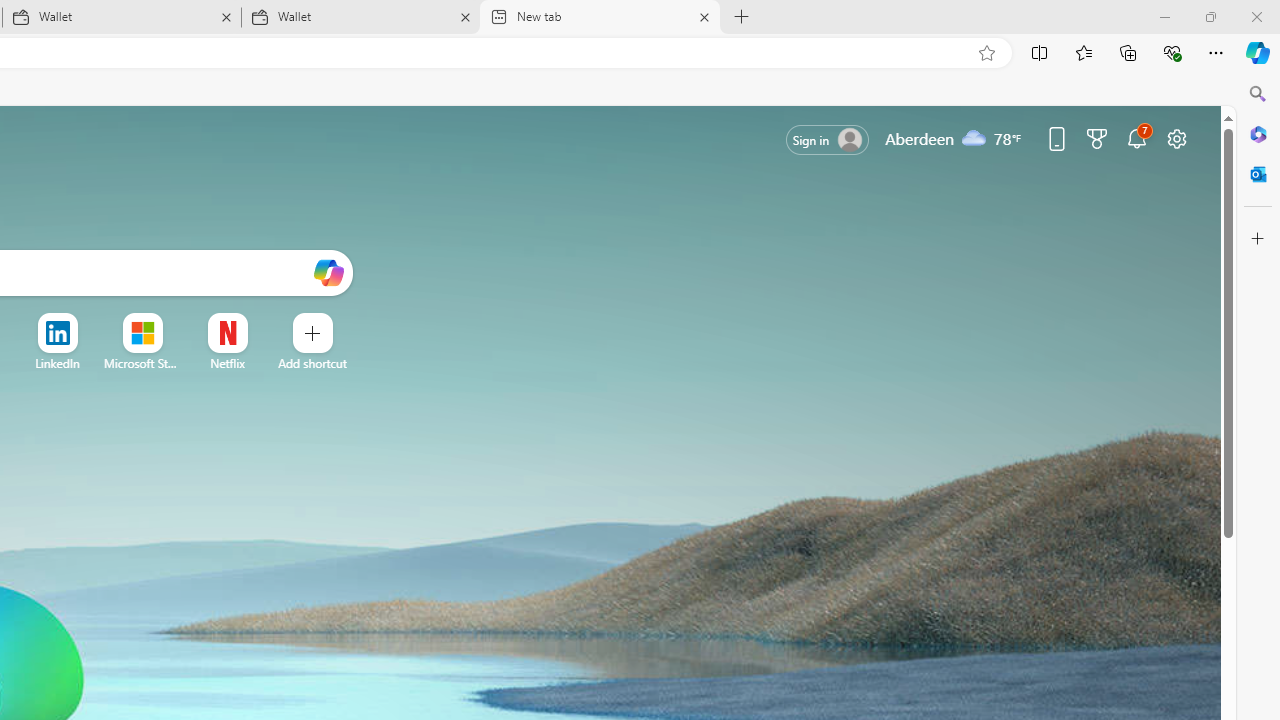 The height and width of the screenshot is (720, 1280). I want to click on 'New tab', so click(599, 17).